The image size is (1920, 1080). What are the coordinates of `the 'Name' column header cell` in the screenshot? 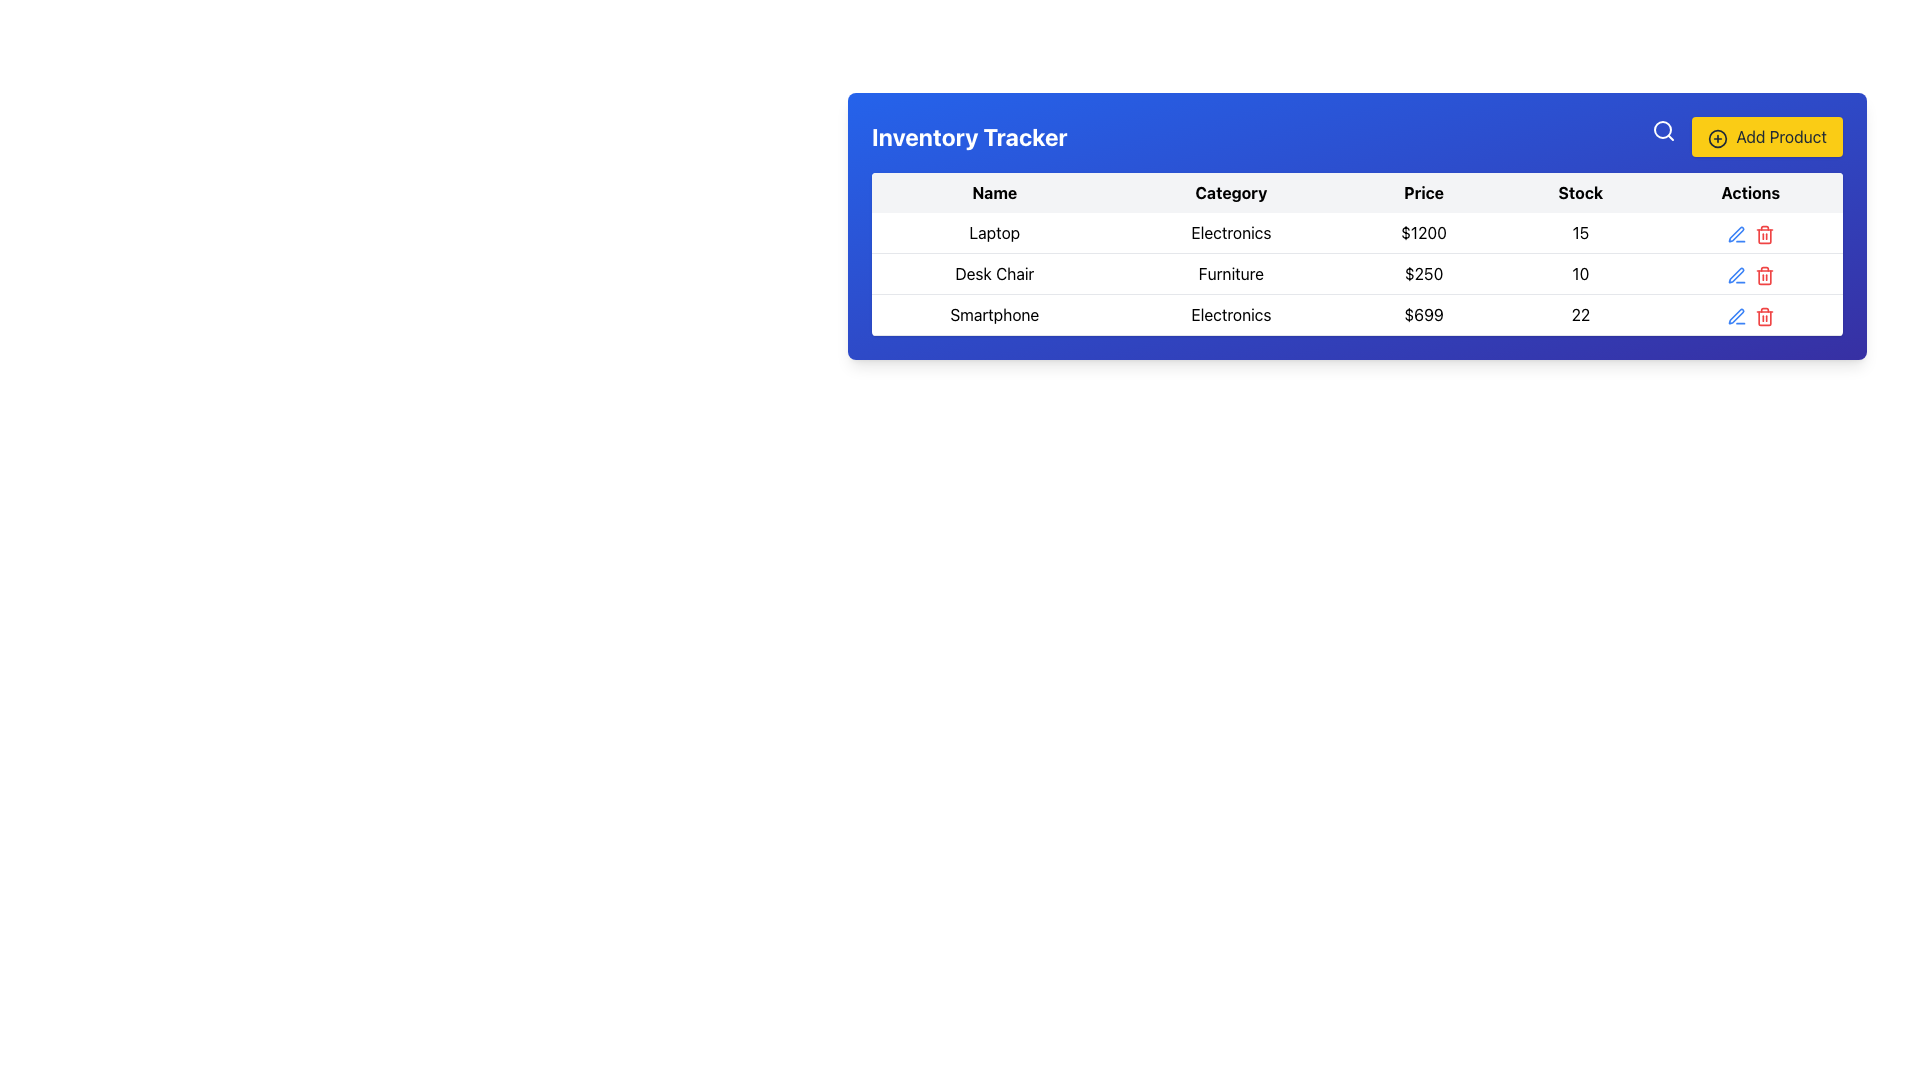 It's located at (994, 192).